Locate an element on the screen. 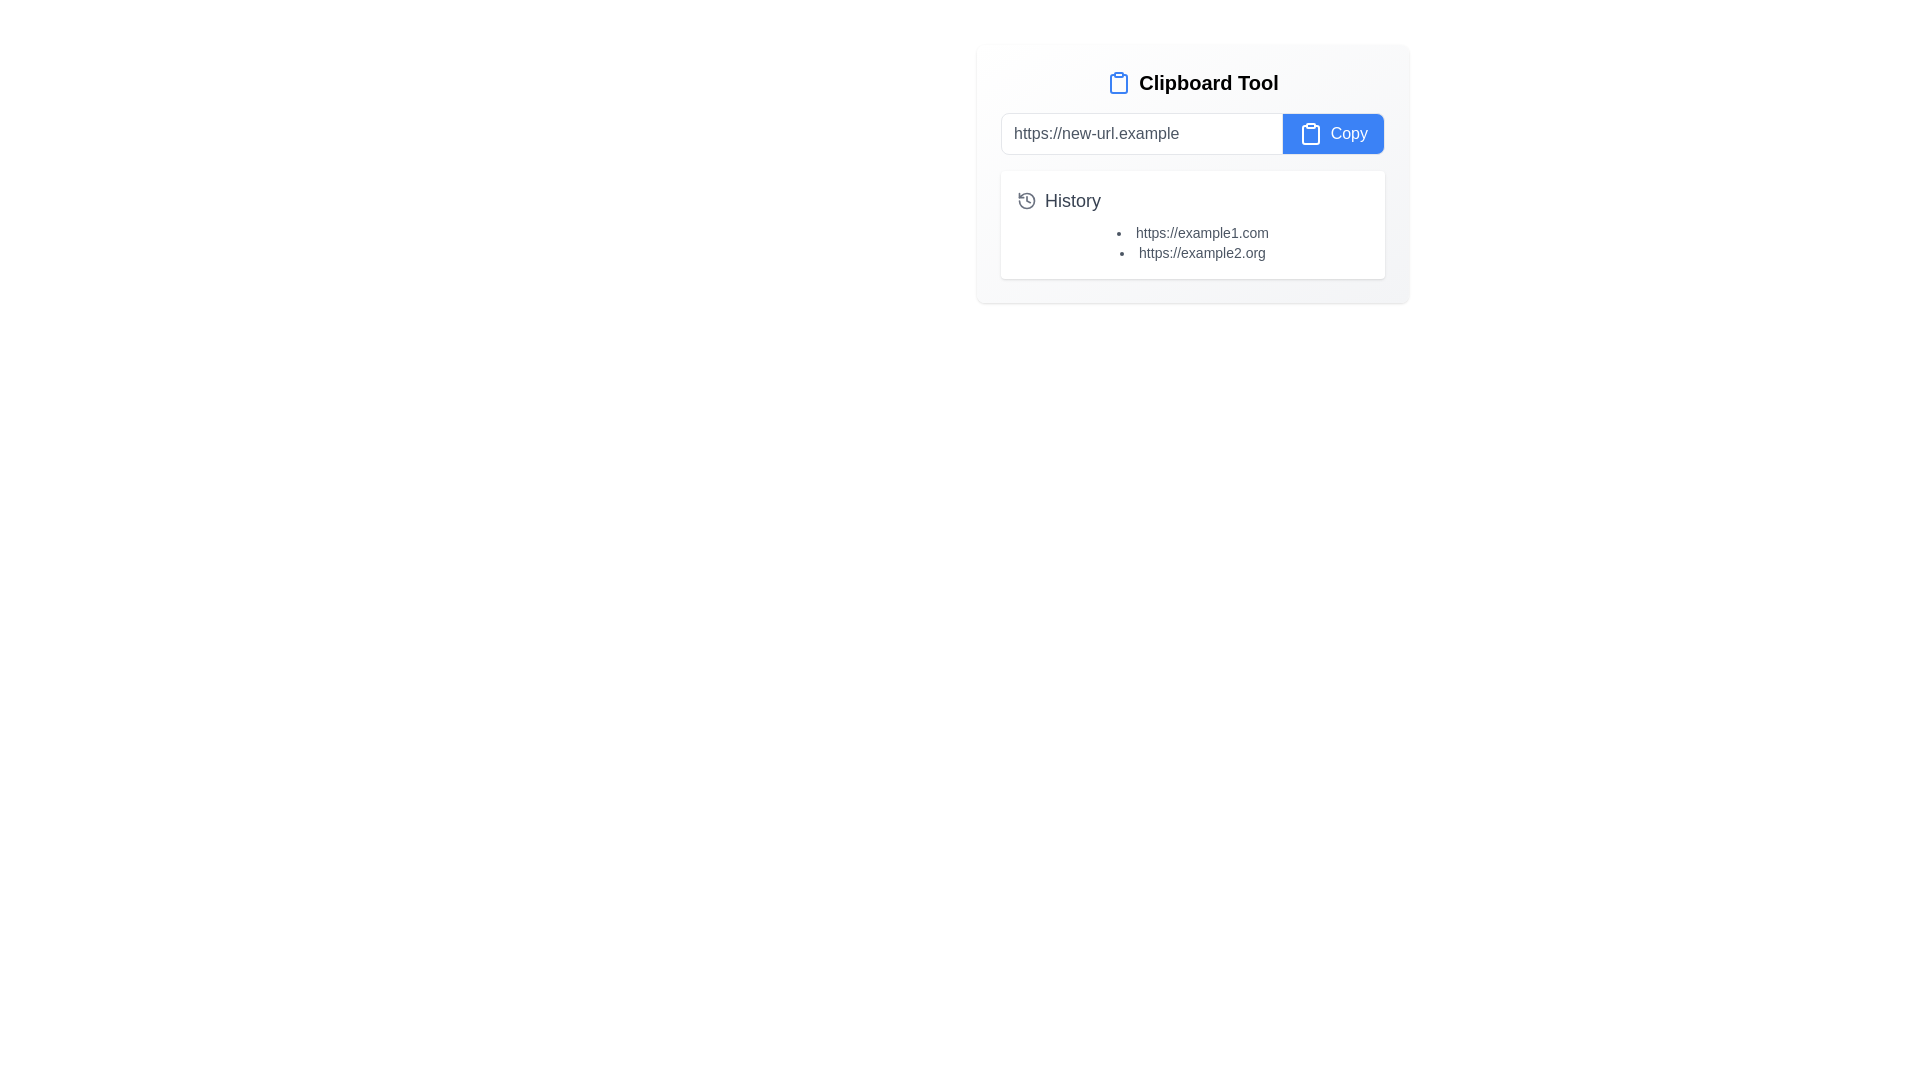  the lower half of the clipboard icon, which is a vertically oriented rectangular element with curved edges and a thin border is located at coordinates (1310, 135).